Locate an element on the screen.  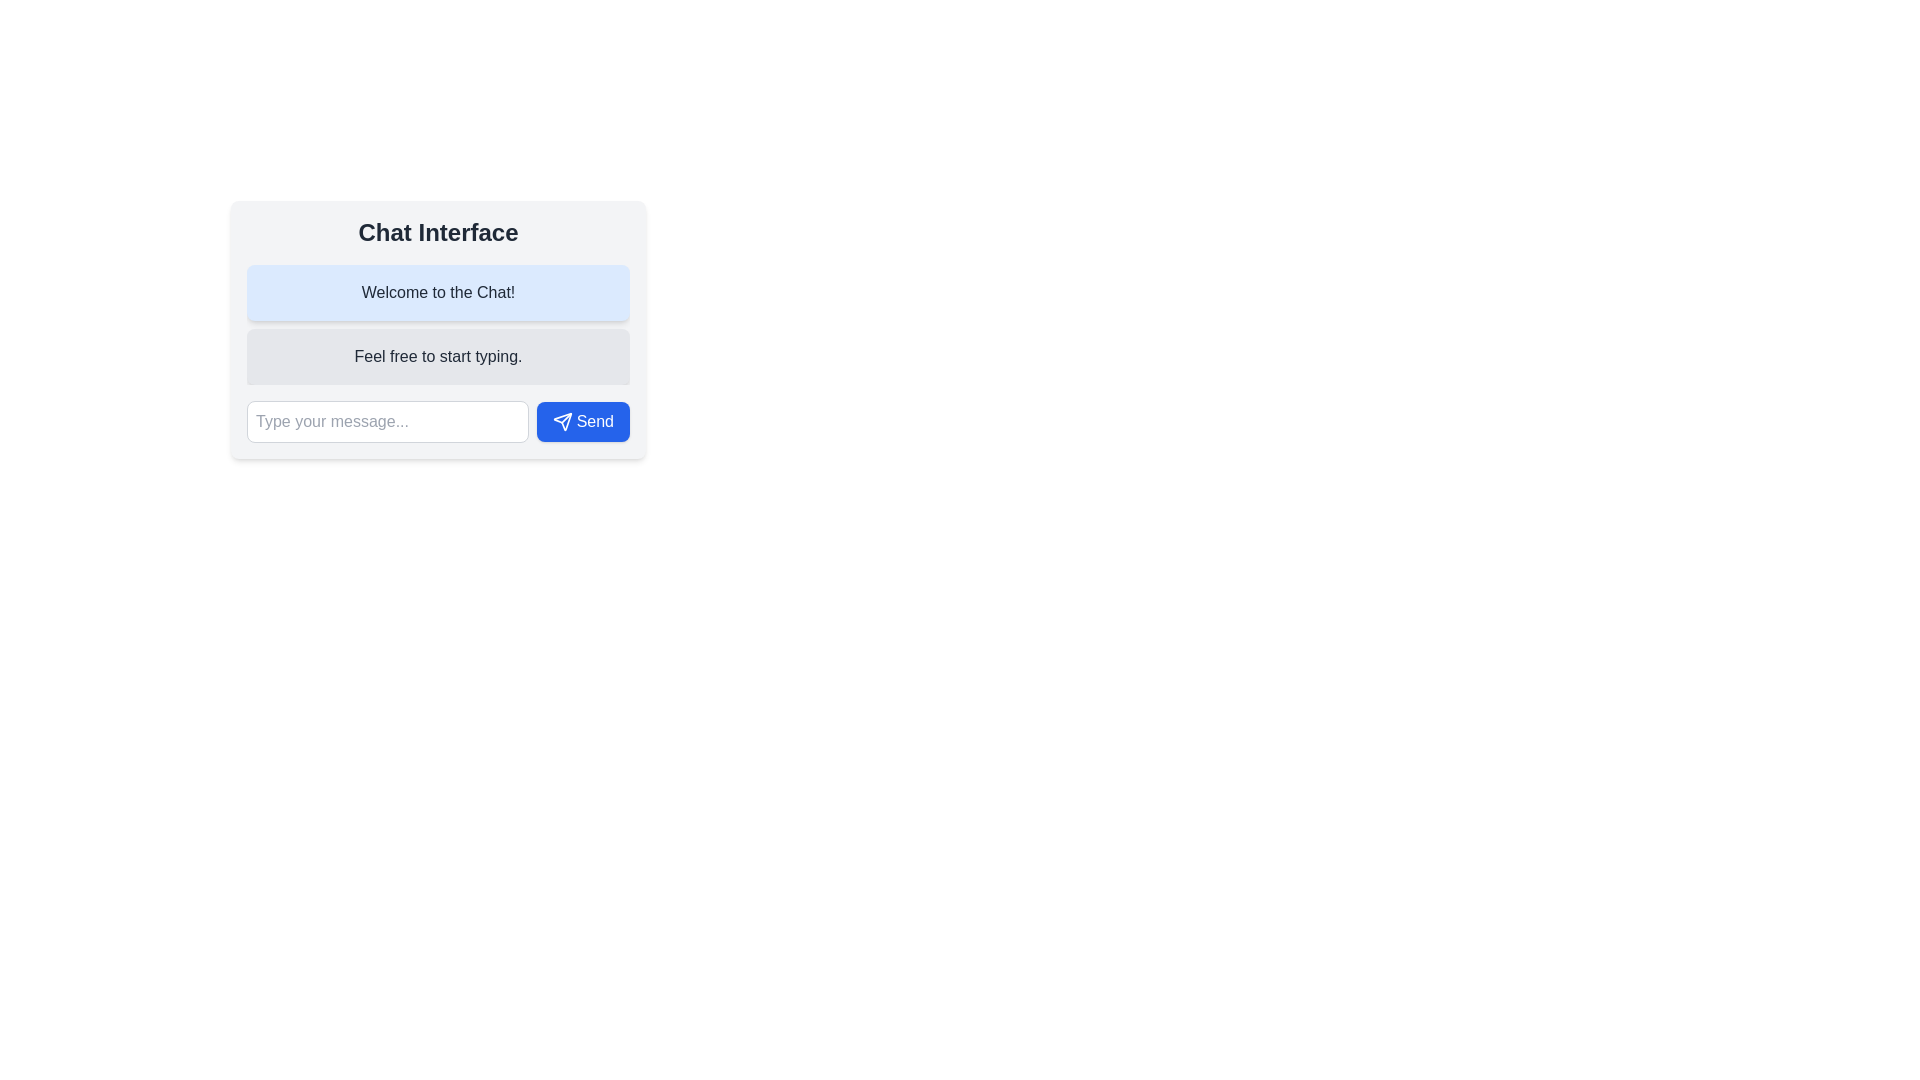
the text input box styled with rounded corners and a light gray border, which has the placeholder text 'Type your message...' for additional options is located at coordinates (387, 420).